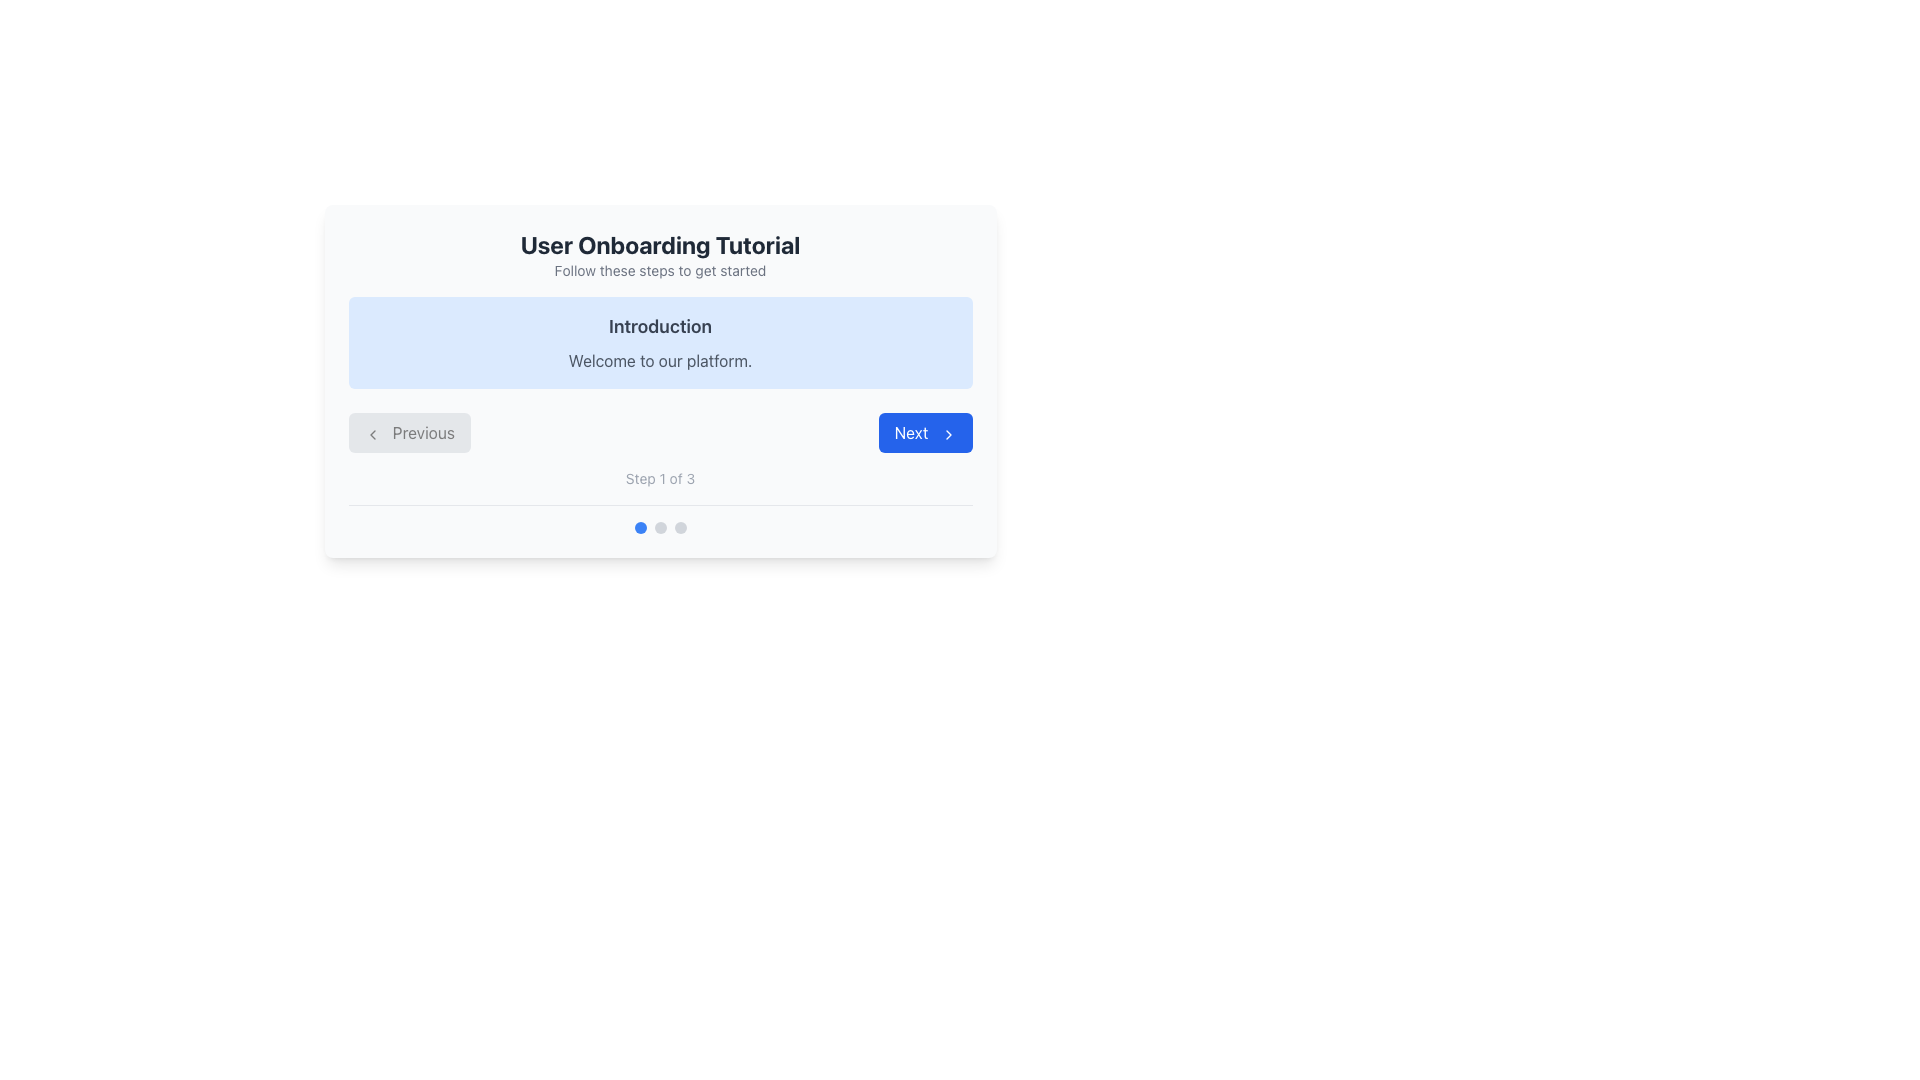  I want to click on the first circular progress indicator at the bottom of the panel, which represents 'Step 1 of 3' in the multi-step process, so click(640, 527).